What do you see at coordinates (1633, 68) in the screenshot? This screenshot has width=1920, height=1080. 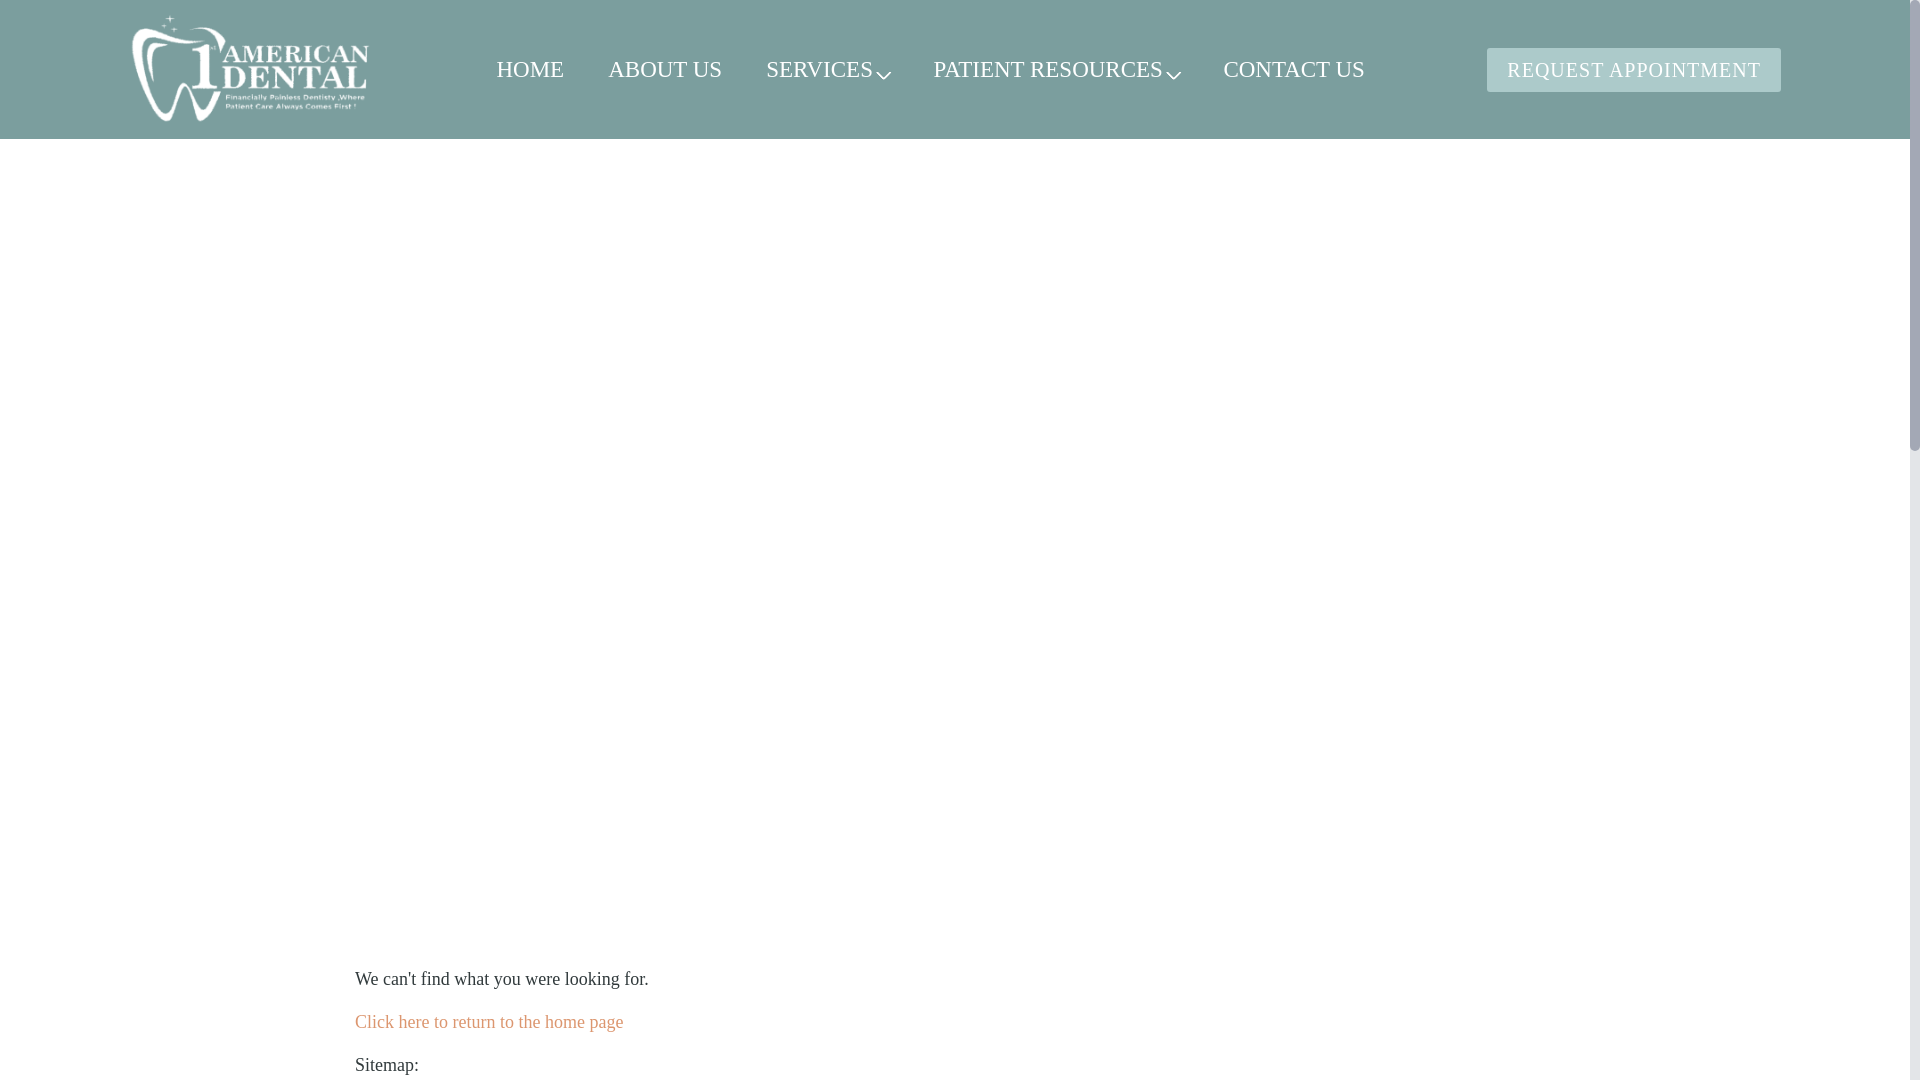 I see `'REQUEST APPOINTMENT'` at bounding box center [1633, 68].